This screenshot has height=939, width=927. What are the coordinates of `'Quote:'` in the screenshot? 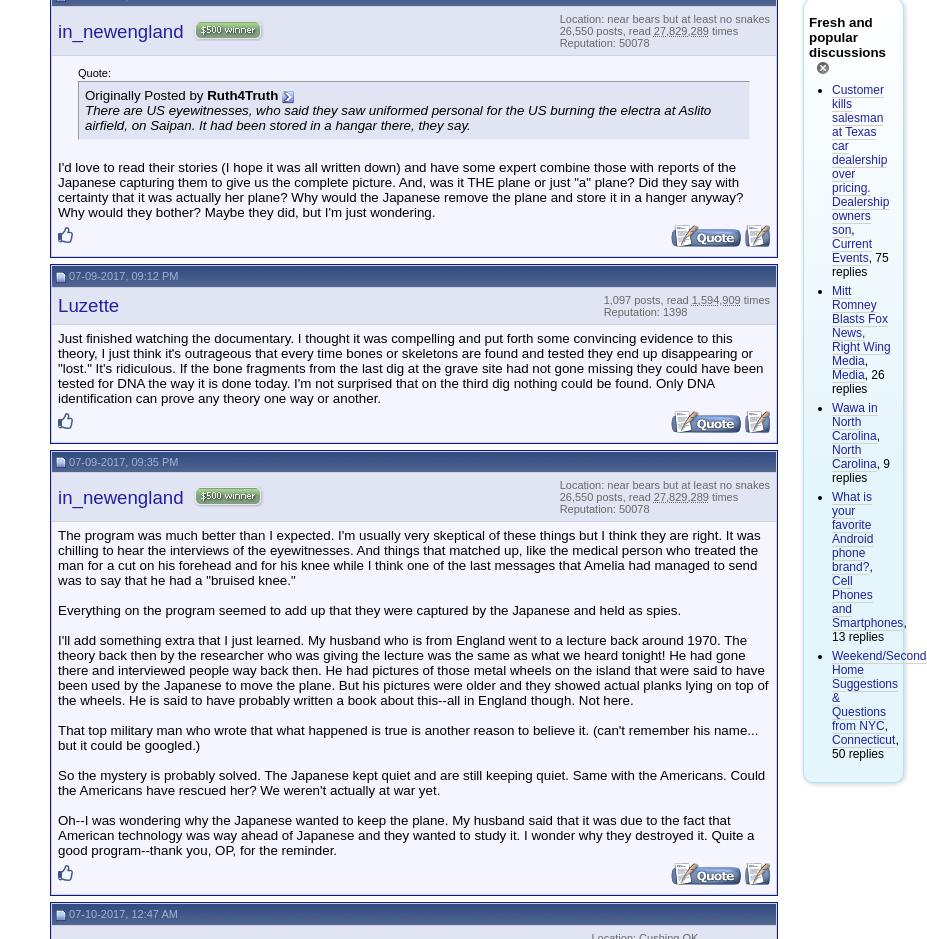 It's located at (76, 71).